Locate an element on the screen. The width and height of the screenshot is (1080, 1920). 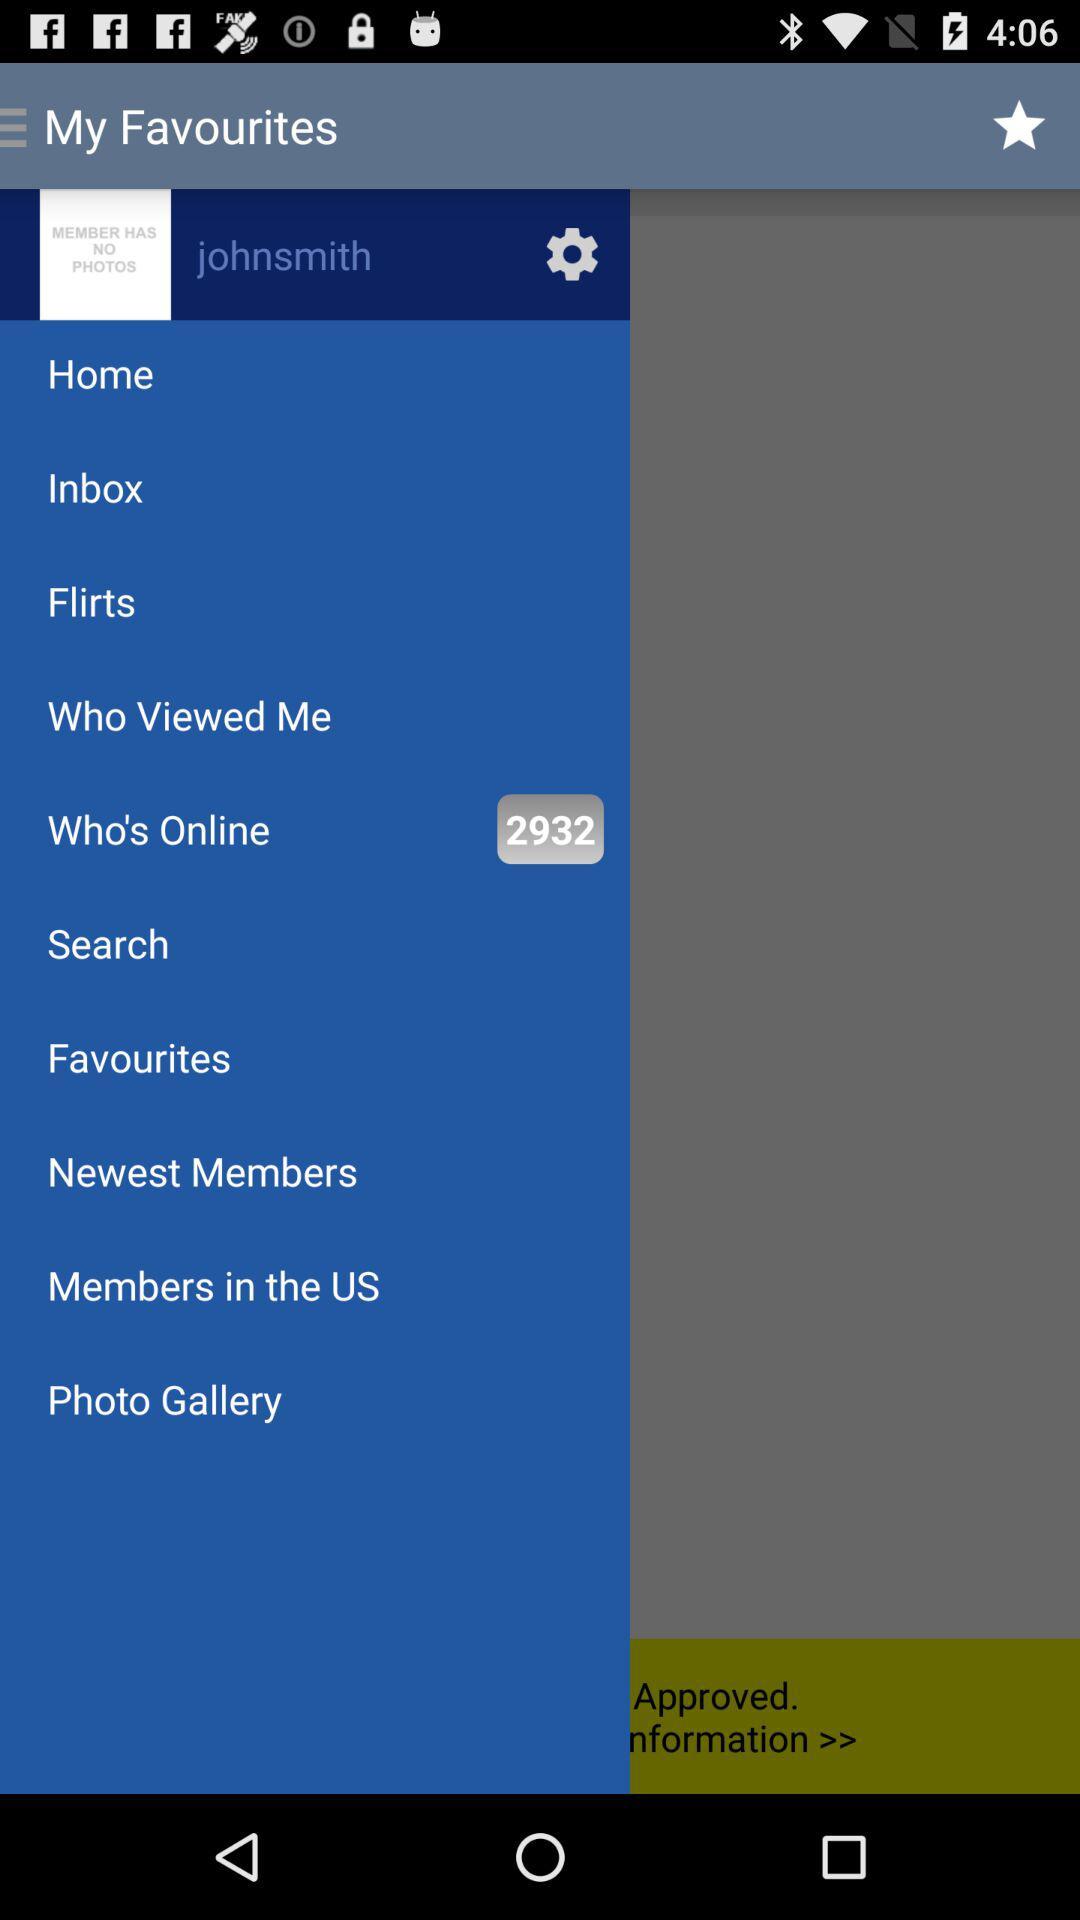
flirts icon is located at coordinates (91, 600).